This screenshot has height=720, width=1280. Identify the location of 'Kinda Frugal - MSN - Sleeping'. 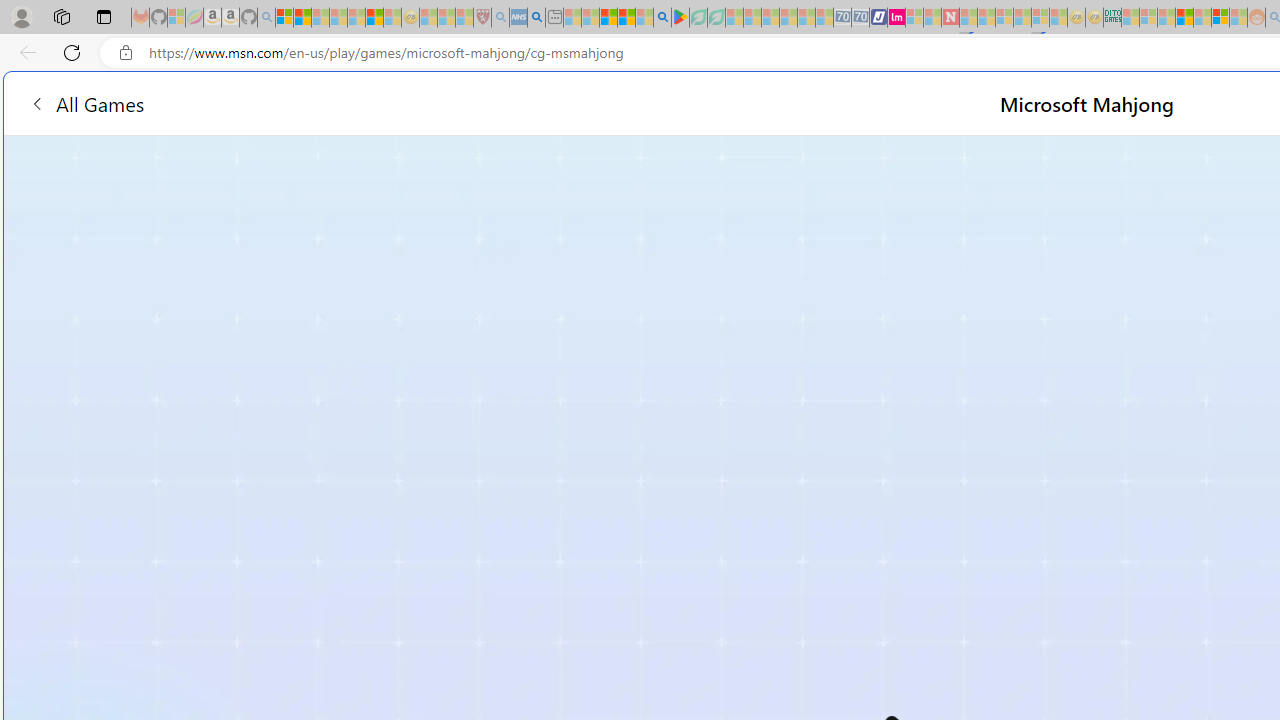
(1201, 17).